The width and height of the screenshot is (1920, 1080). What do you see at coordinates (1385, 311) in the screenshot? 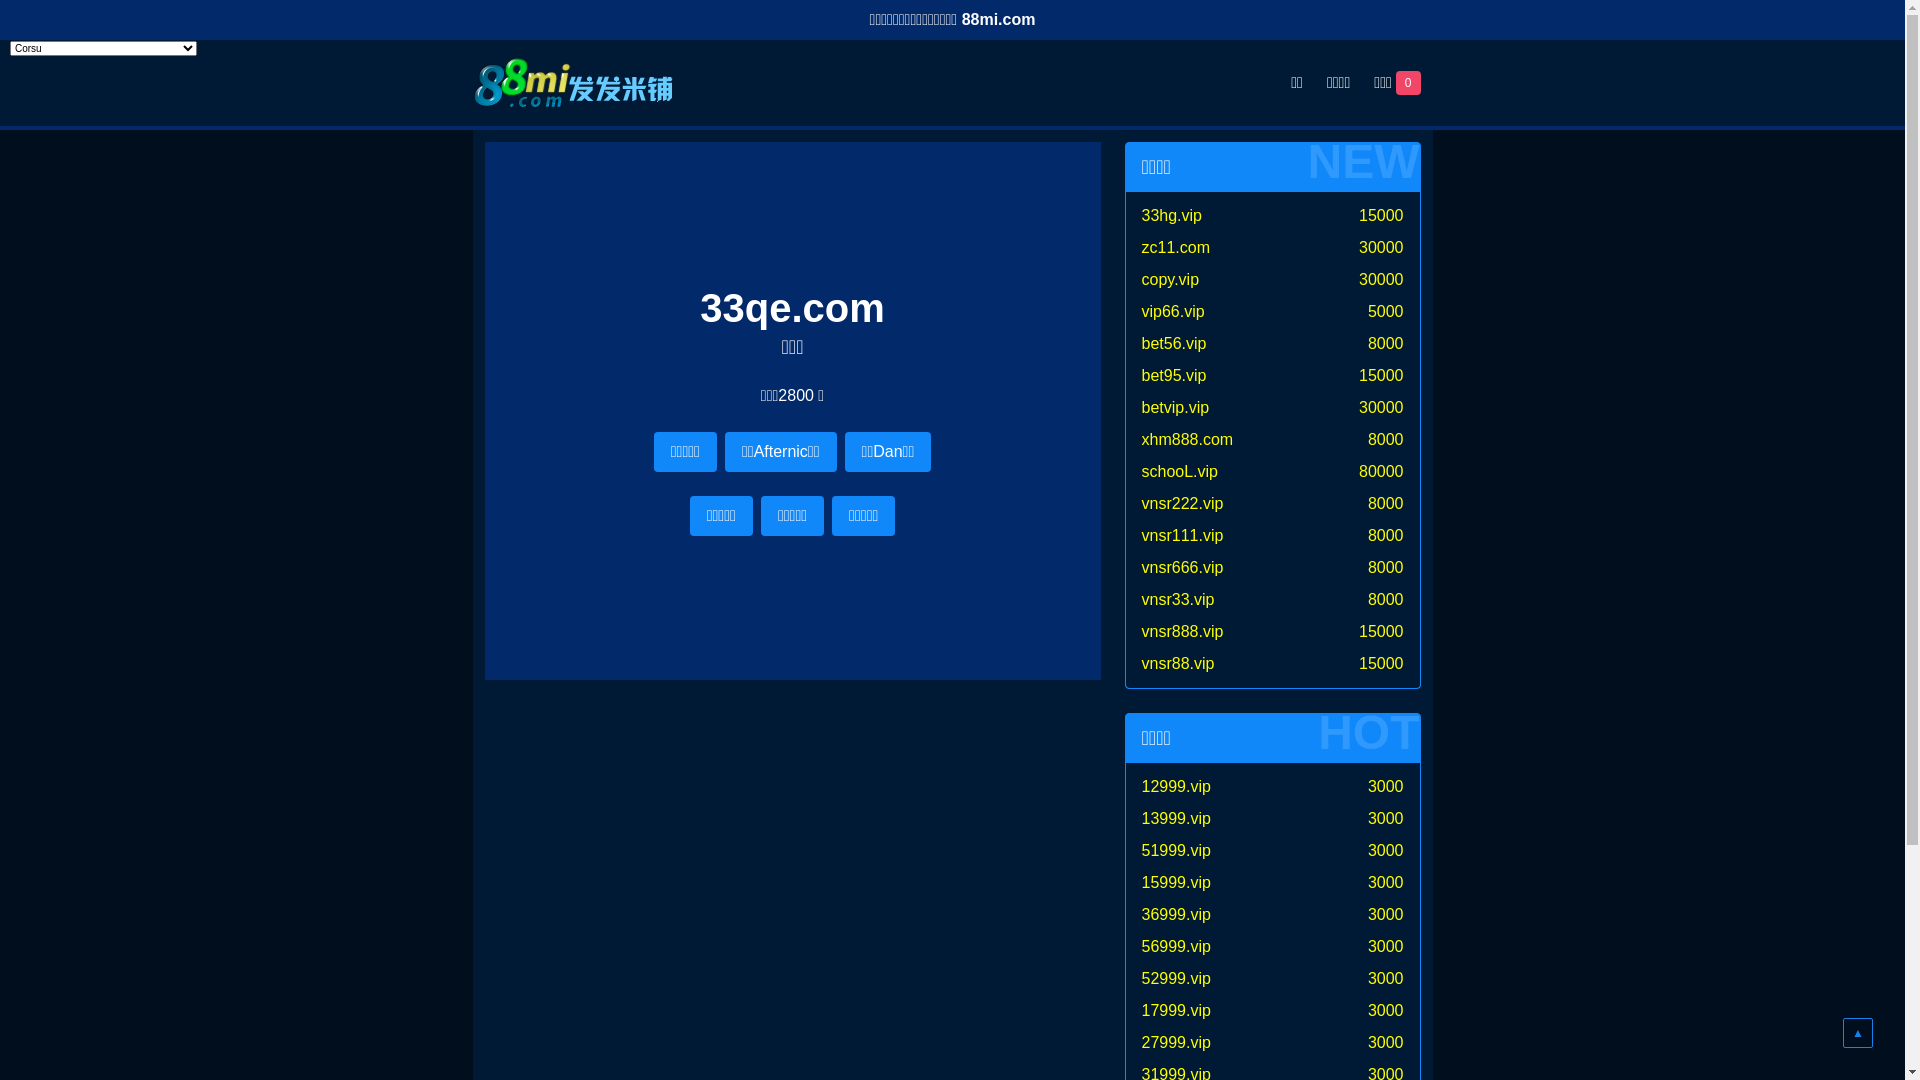
I see `'5000'` at bounding box center [1385, 311].